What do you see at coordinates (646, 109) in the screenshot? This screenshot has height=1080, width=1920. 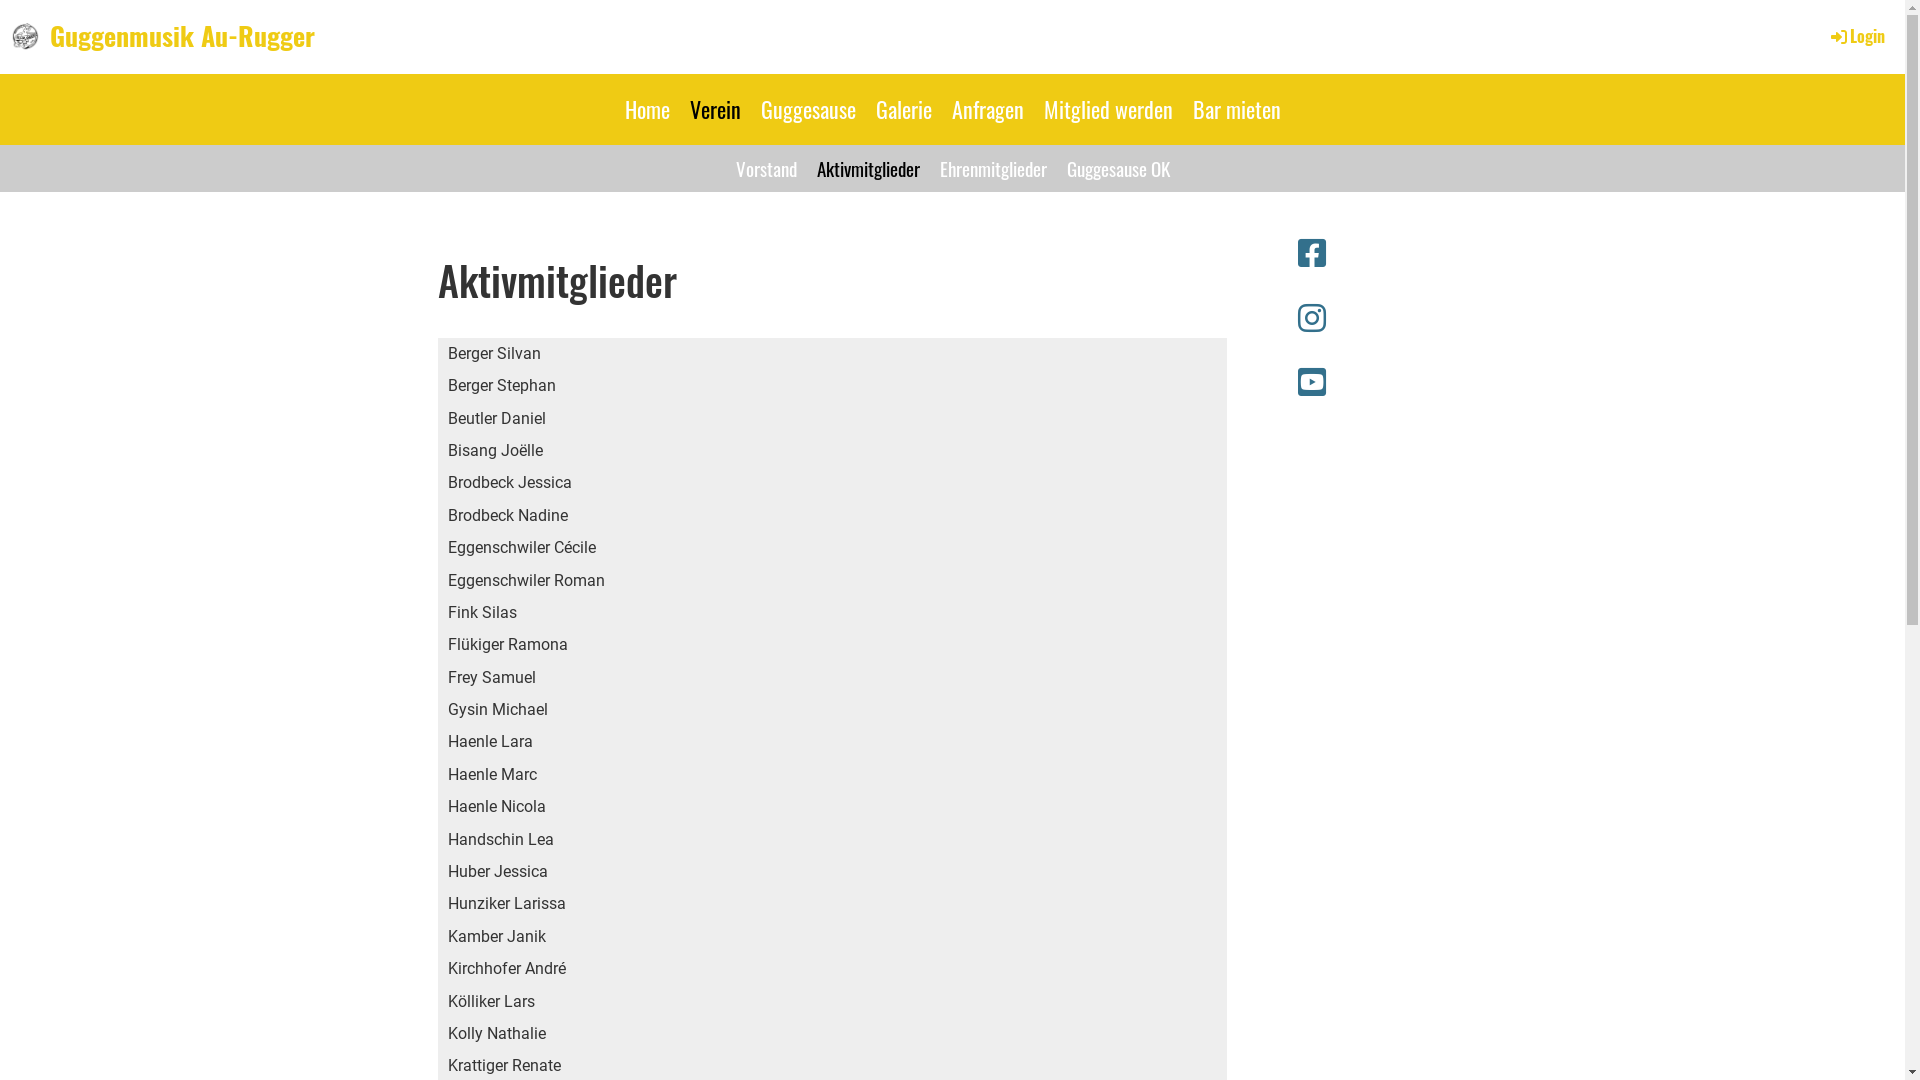 I see `'Home'` at bounding box center [646, 109].